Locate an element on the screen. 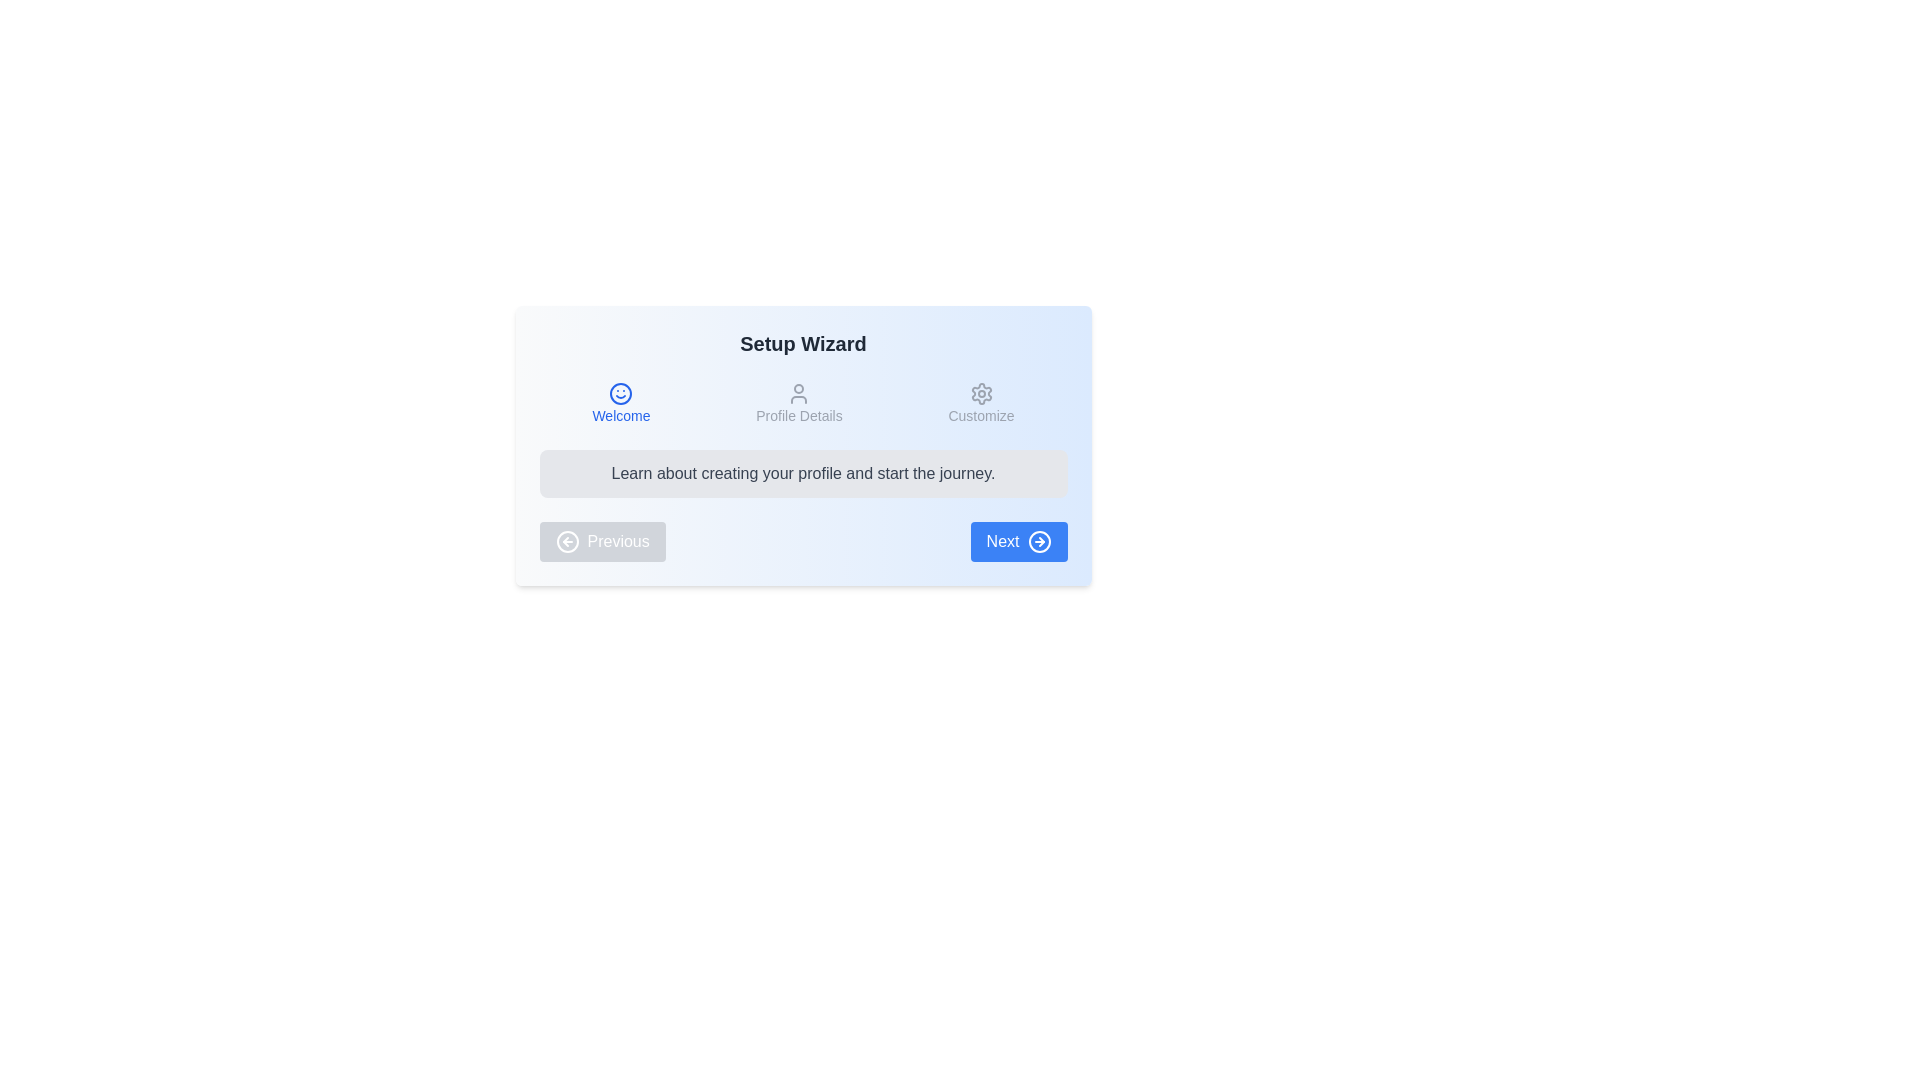 The image size is (1920, 1080). the text label displaying 'Learn about creating your profile and start the journey.' which is centrally aligned and located towards the bottom of the interactive setup wizard interface is located at coordinates (803, 474).